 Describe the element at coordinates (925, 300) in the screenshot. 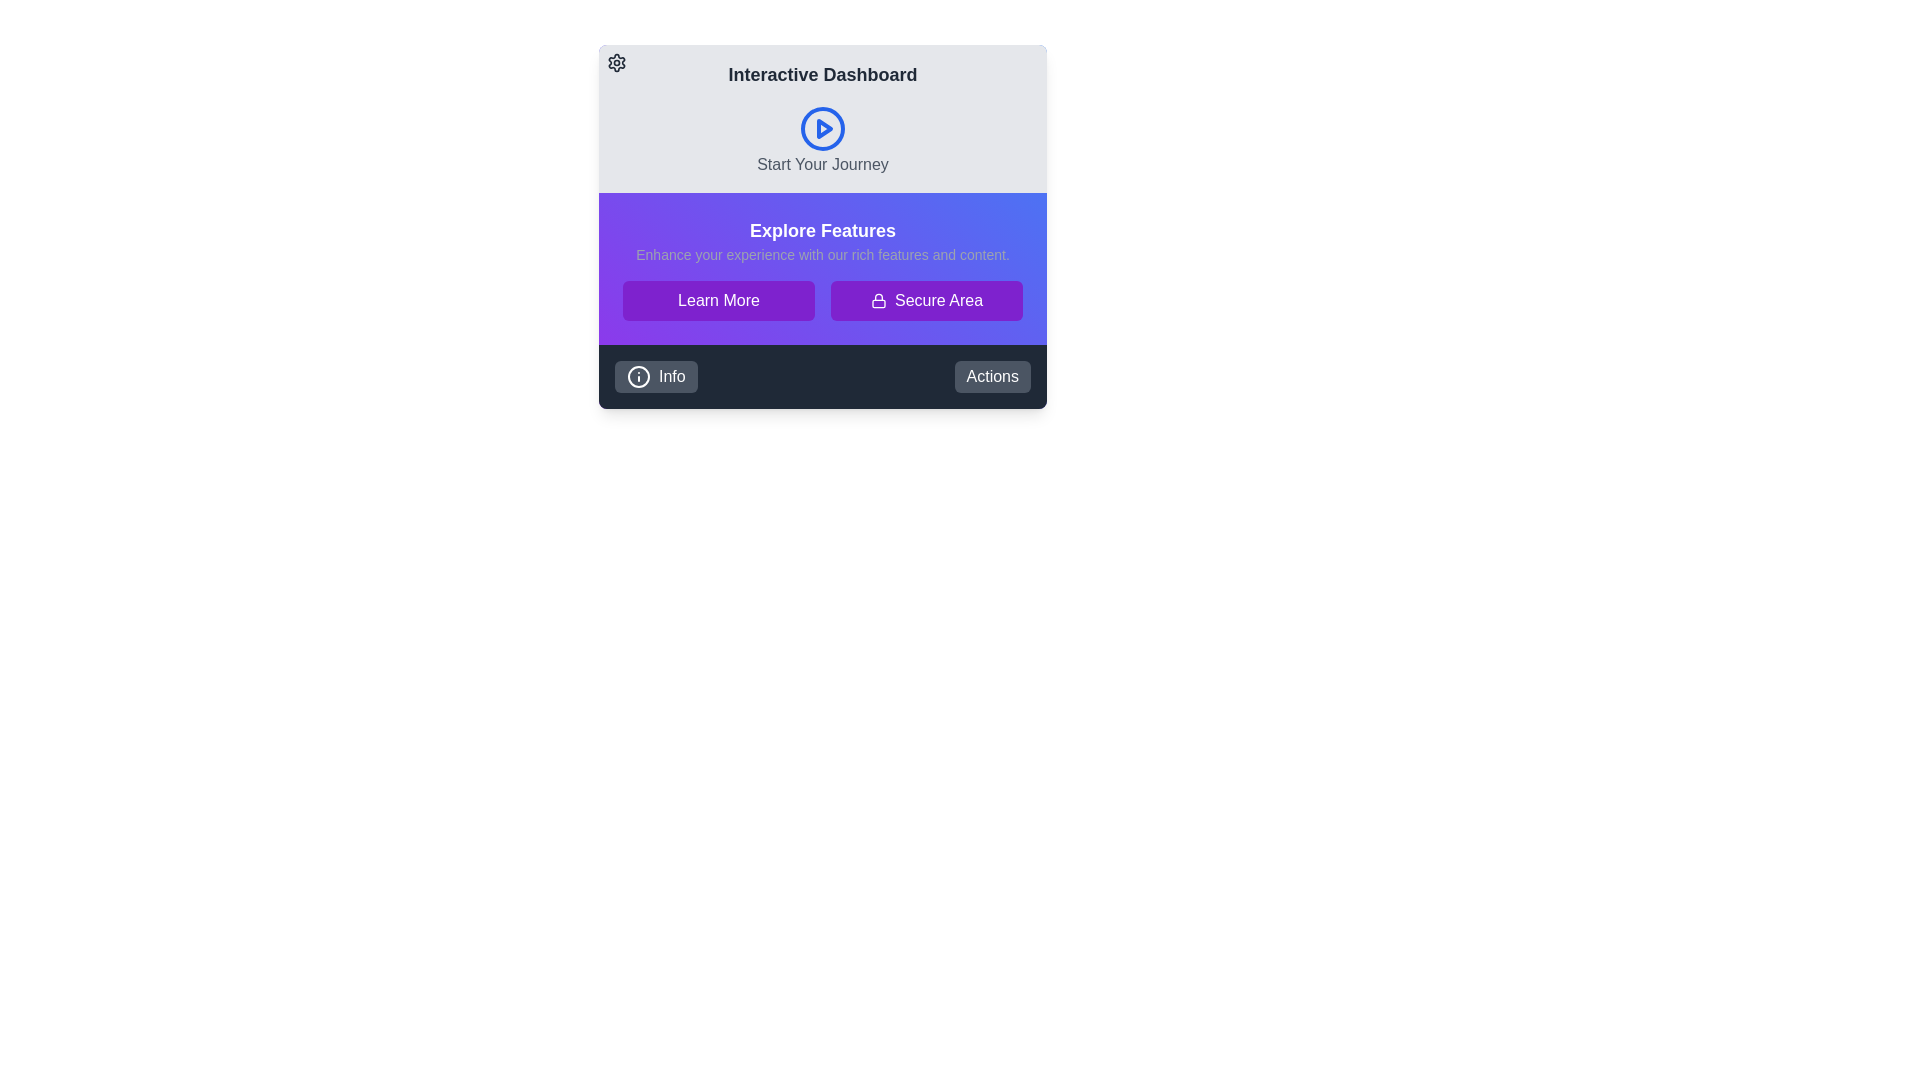

I see `the button located in the second column beneath the 'Explore Features' heading to observe its hover effects` at that location.